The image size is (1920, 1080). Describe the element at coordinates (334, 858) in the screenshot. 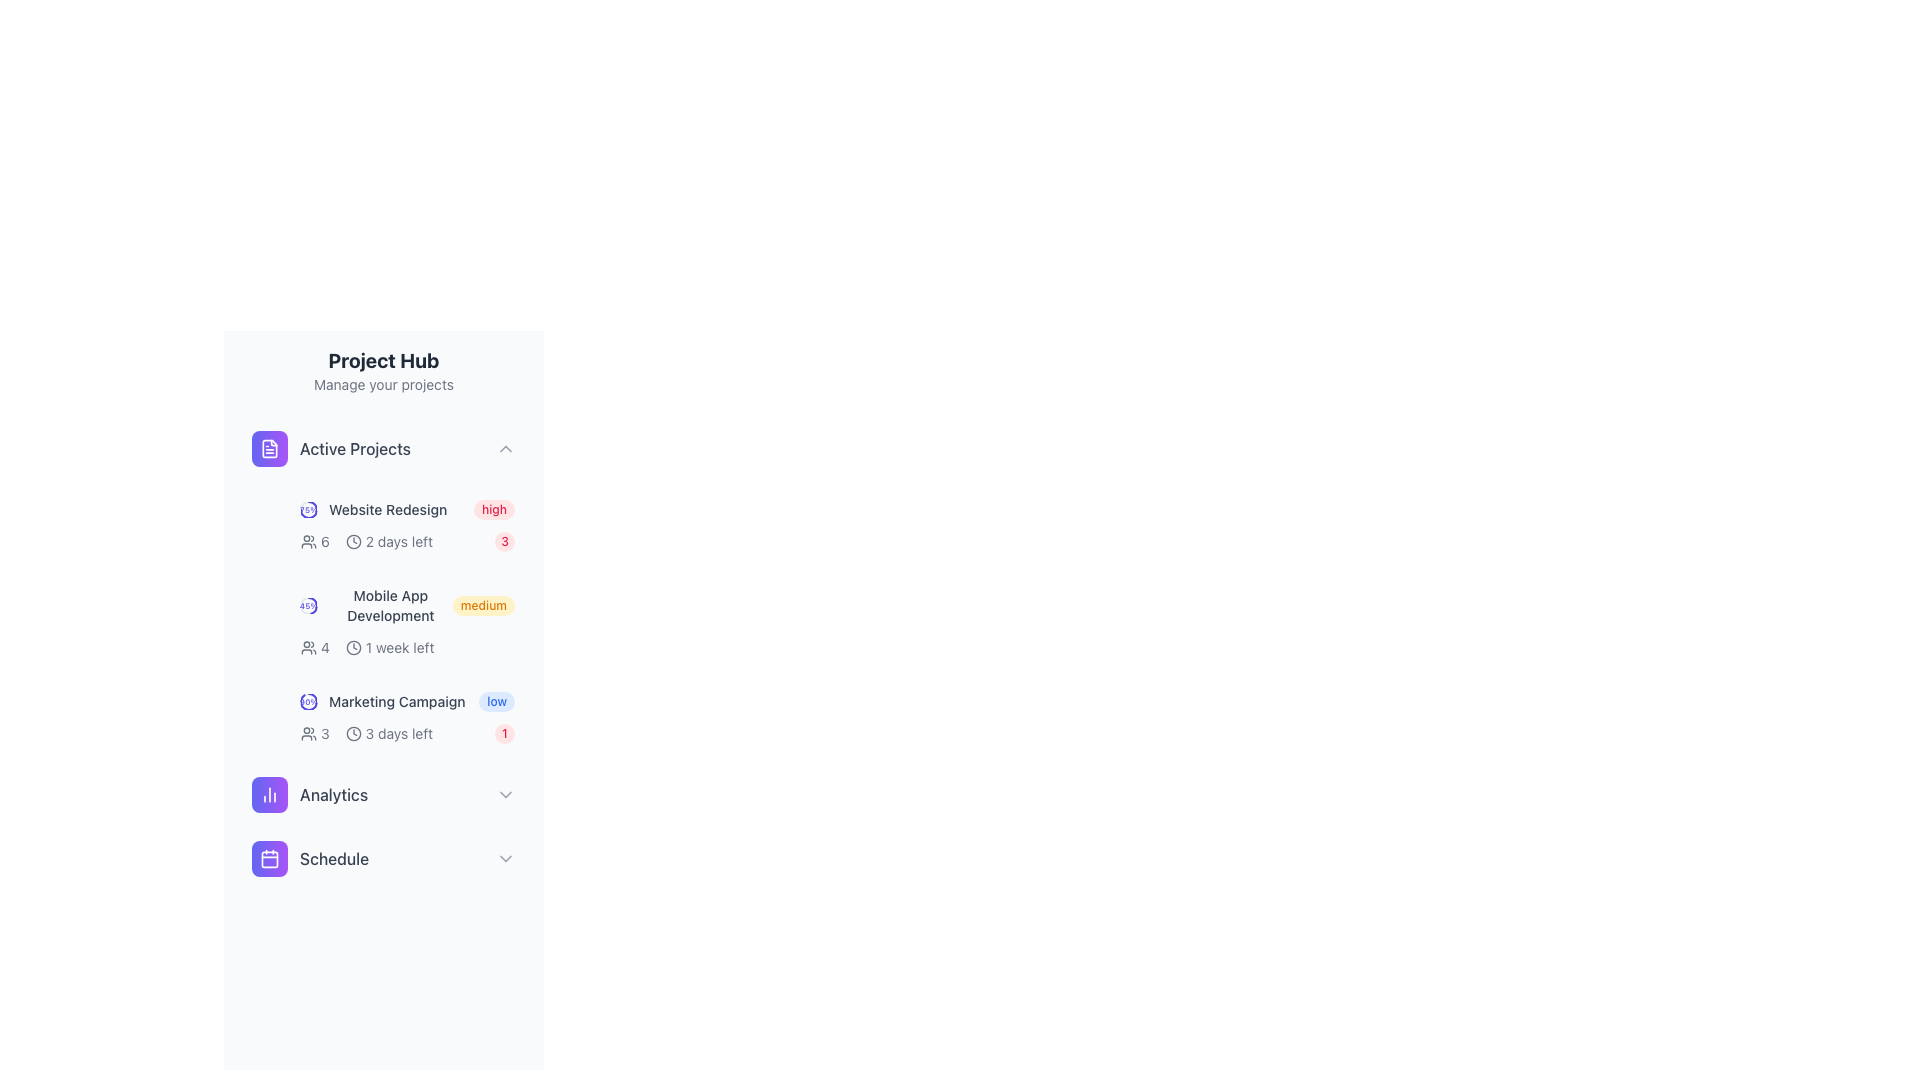

I see `the 'Schedule' text label, which is styled in medium-weight gray font (#707070) and located near a purple calendar icon in the sidebar` at that location.